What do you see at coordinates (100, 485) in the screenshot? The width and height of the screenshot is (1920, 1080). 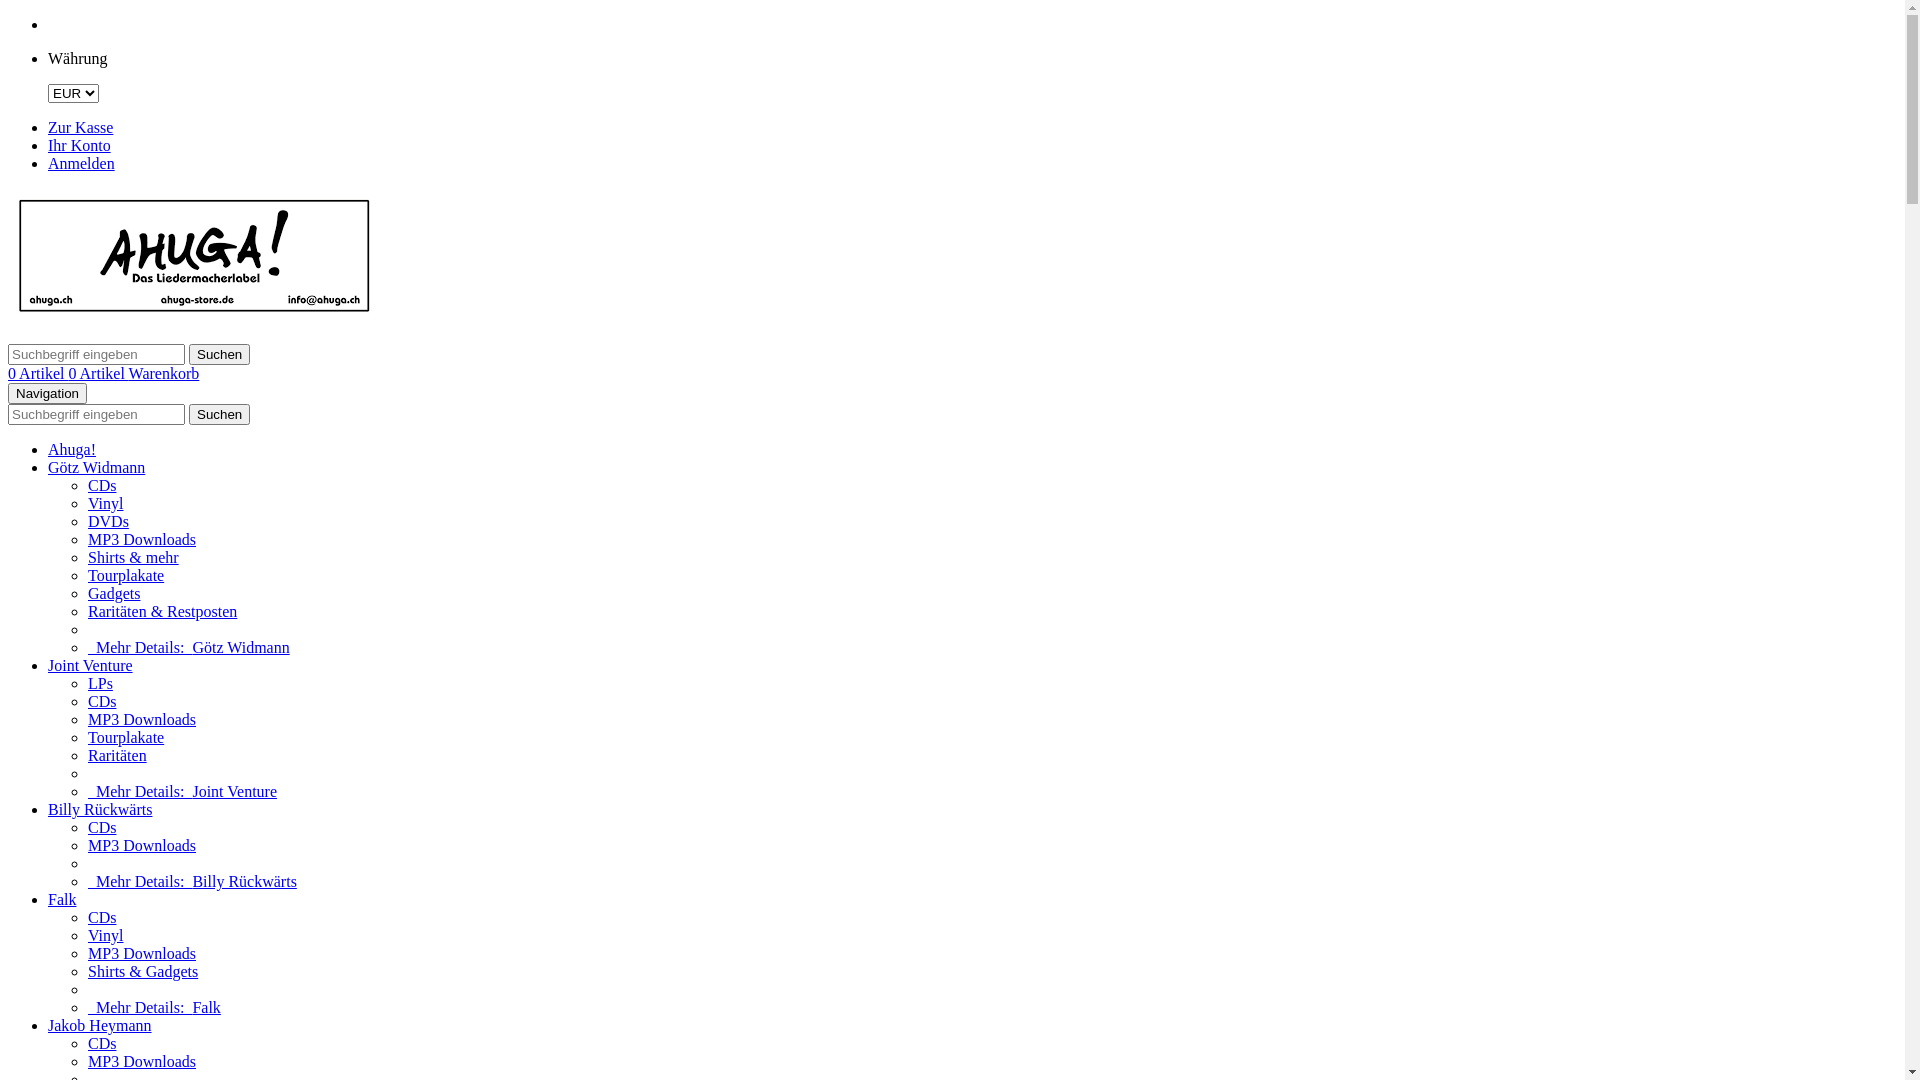 I see `'CDs'` at bounding box center [100, 485].